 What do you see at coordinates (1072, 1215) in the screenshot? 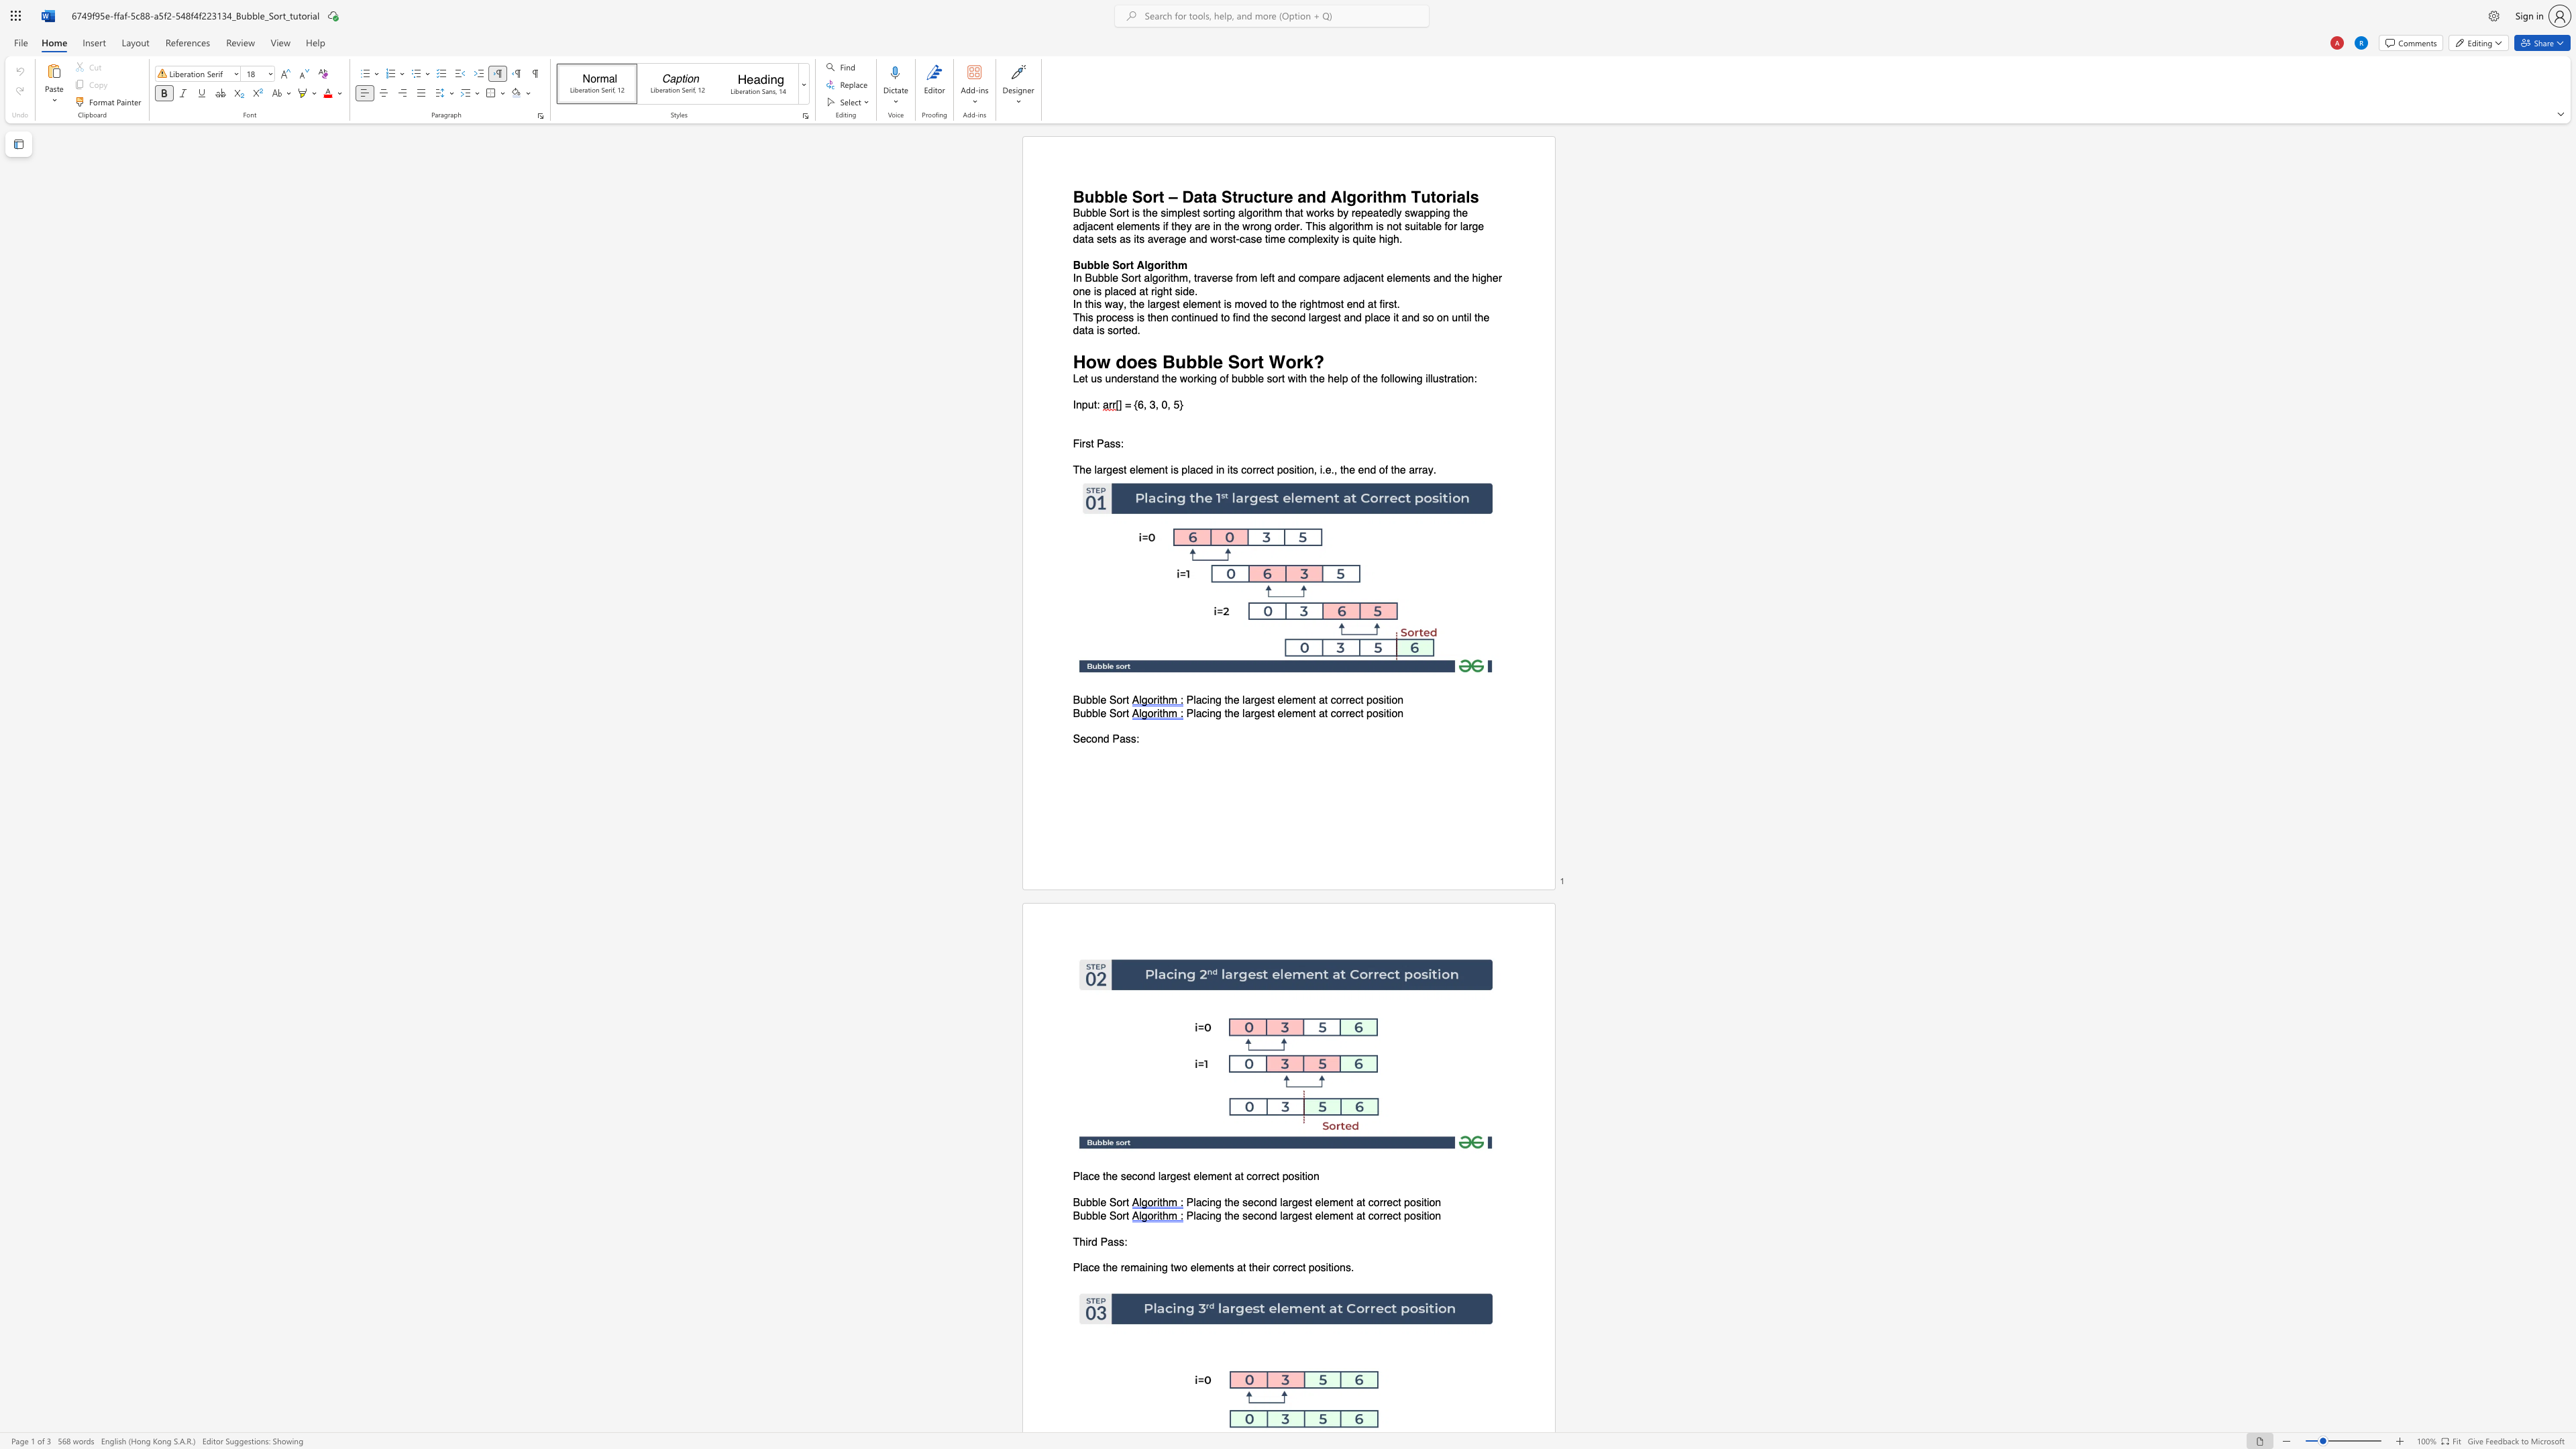
I see `the subset text "Bubble S" within the text "Bubble Sort"` at bounding box center [1072, 1215].